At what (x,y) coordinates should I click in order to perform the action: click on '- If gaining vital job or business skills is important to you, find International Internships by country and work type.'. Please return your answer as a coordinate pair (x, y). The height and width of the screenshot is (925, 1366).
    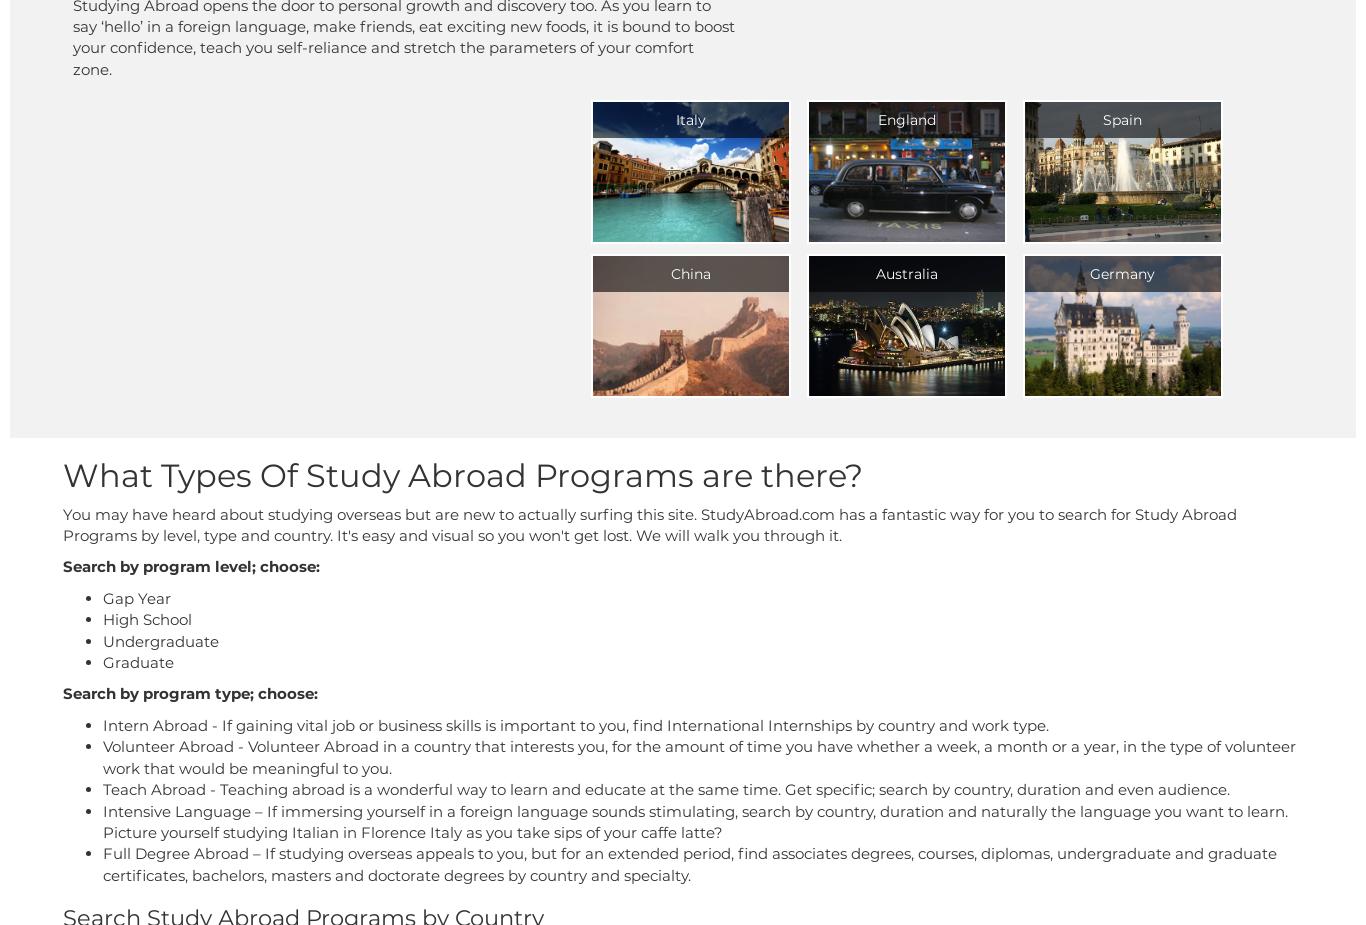
    Looking at the image, I should click on (207, 724).